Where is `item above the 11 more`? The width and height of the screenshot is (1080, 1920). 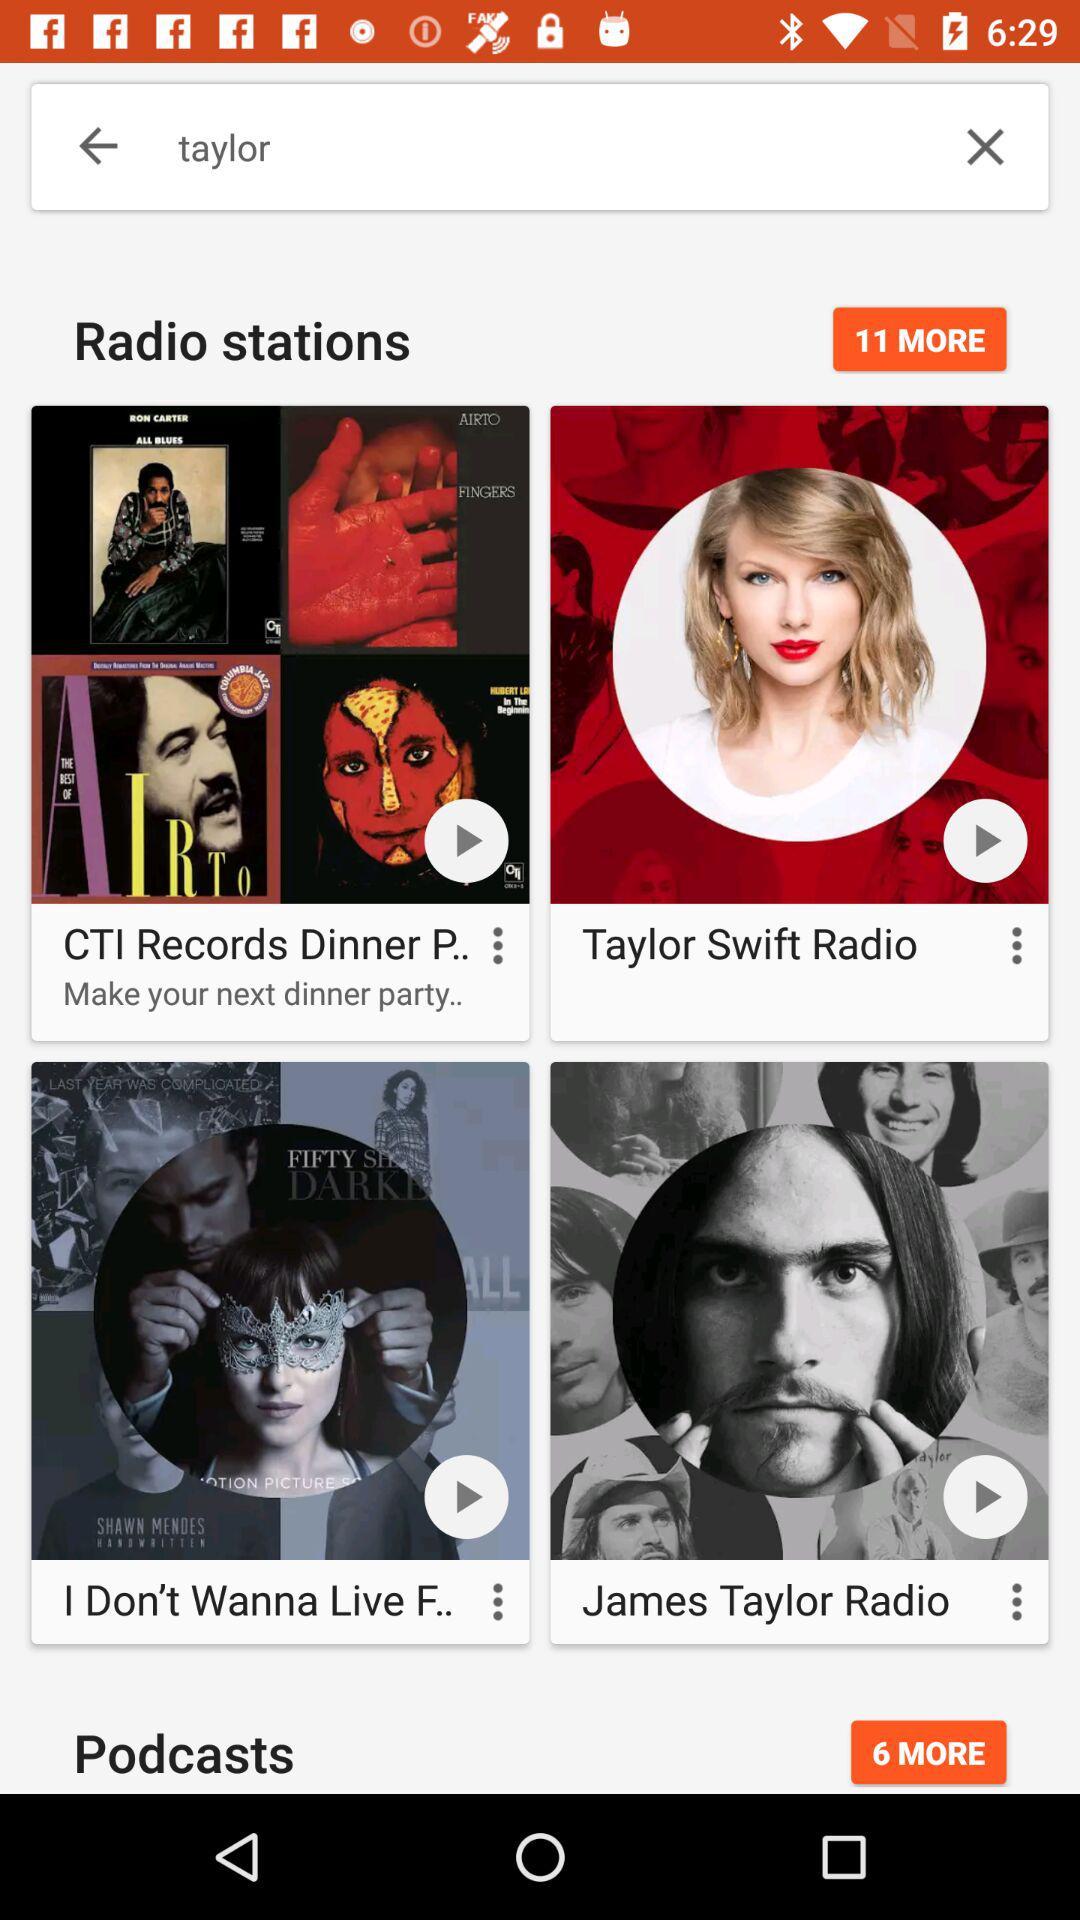 item above the 11 more is located at coordinates (984, 146).